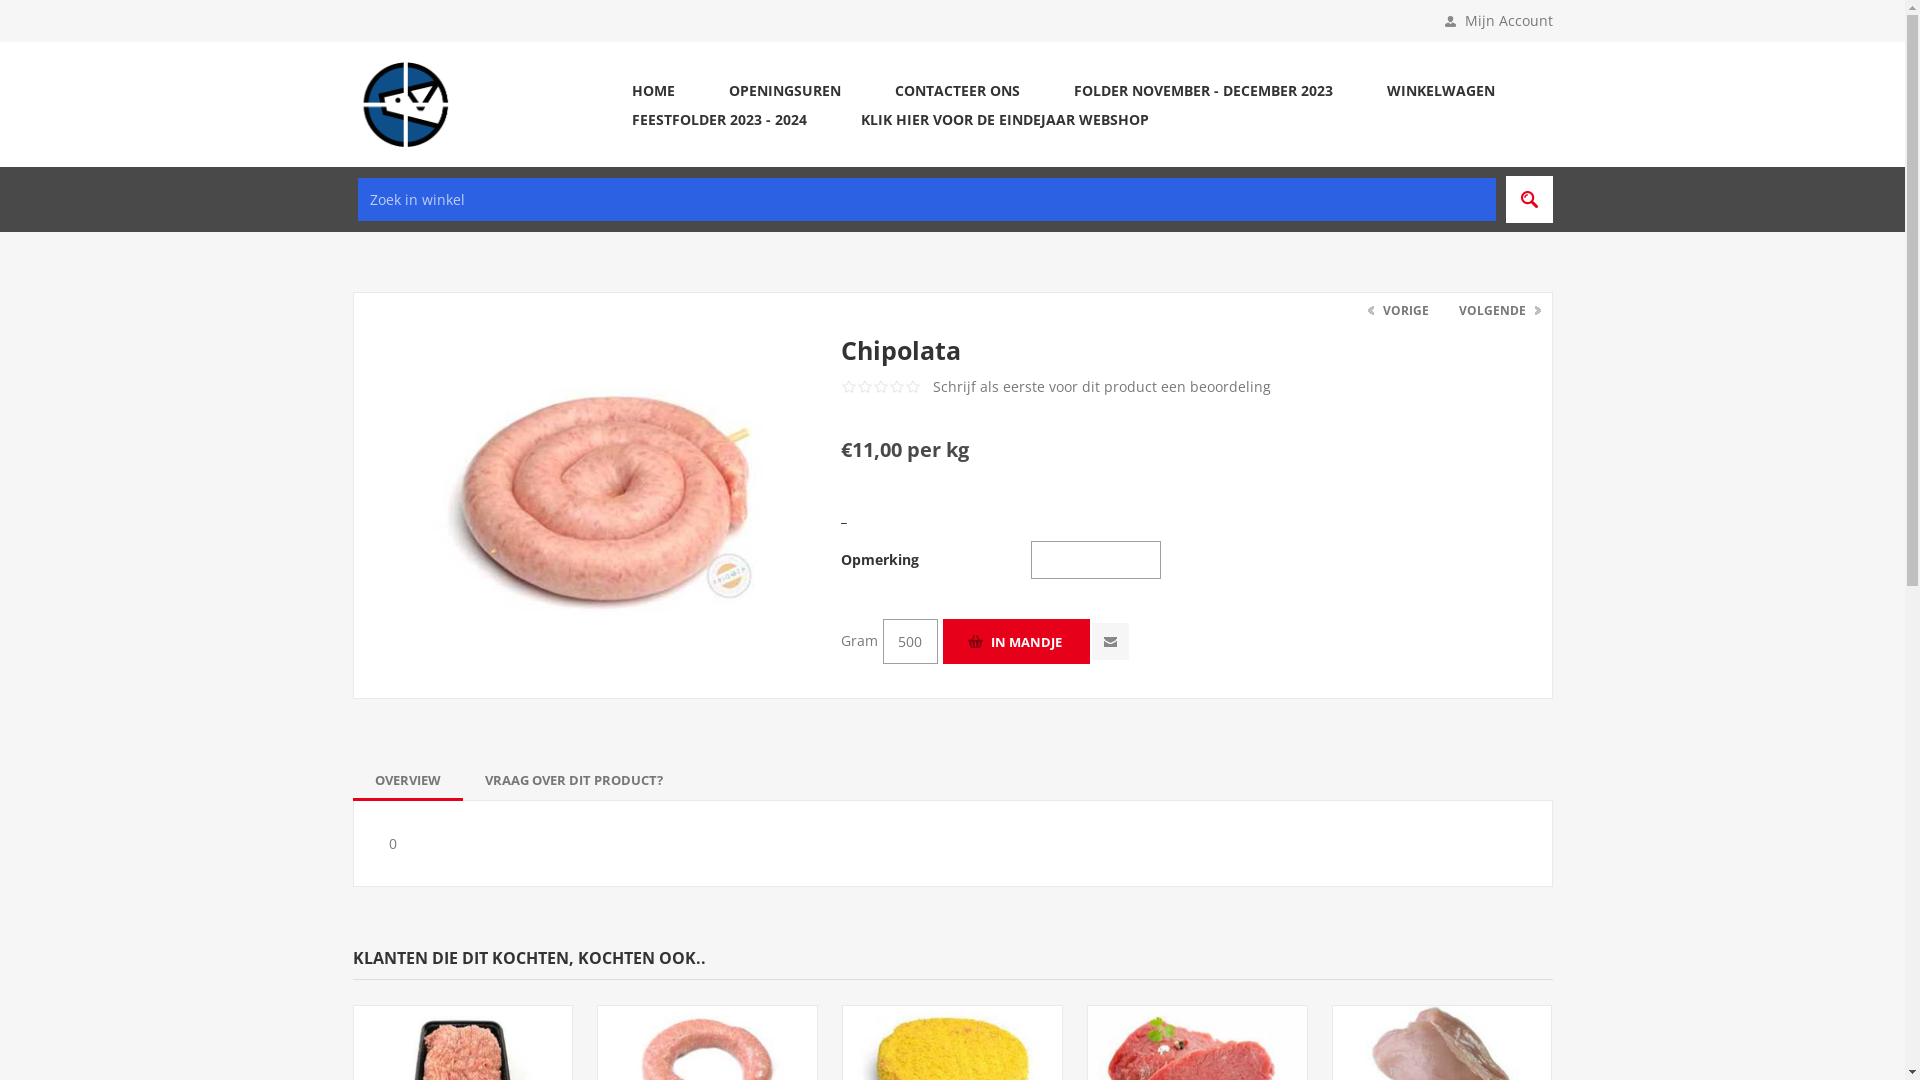 The height and width of the screenshot is (1080, 1920). What do you see at coordinates (1528, 199) in the screenshot?
I see `'Search'` at bounding box center [1528, 199].